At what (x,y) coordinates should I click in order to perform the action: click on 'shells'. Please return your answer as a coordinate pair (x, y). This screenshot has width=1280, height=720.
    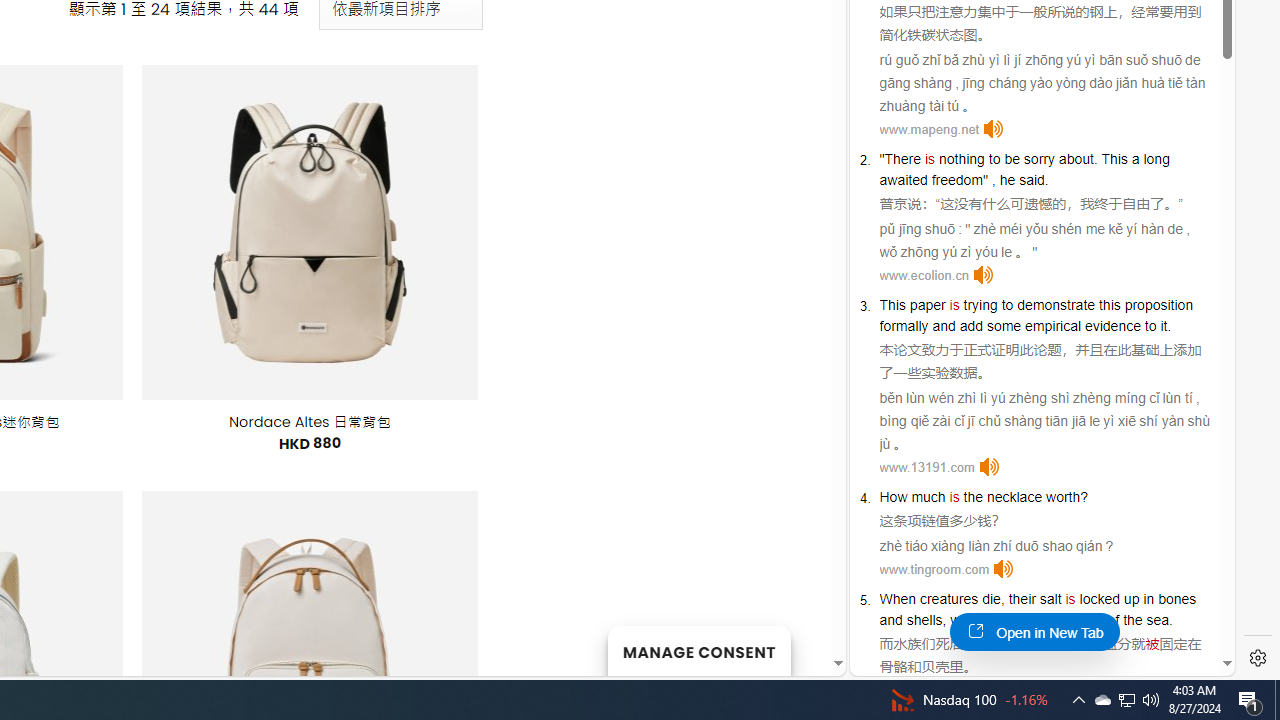
    Looking at the image, I should click on (923, 618).